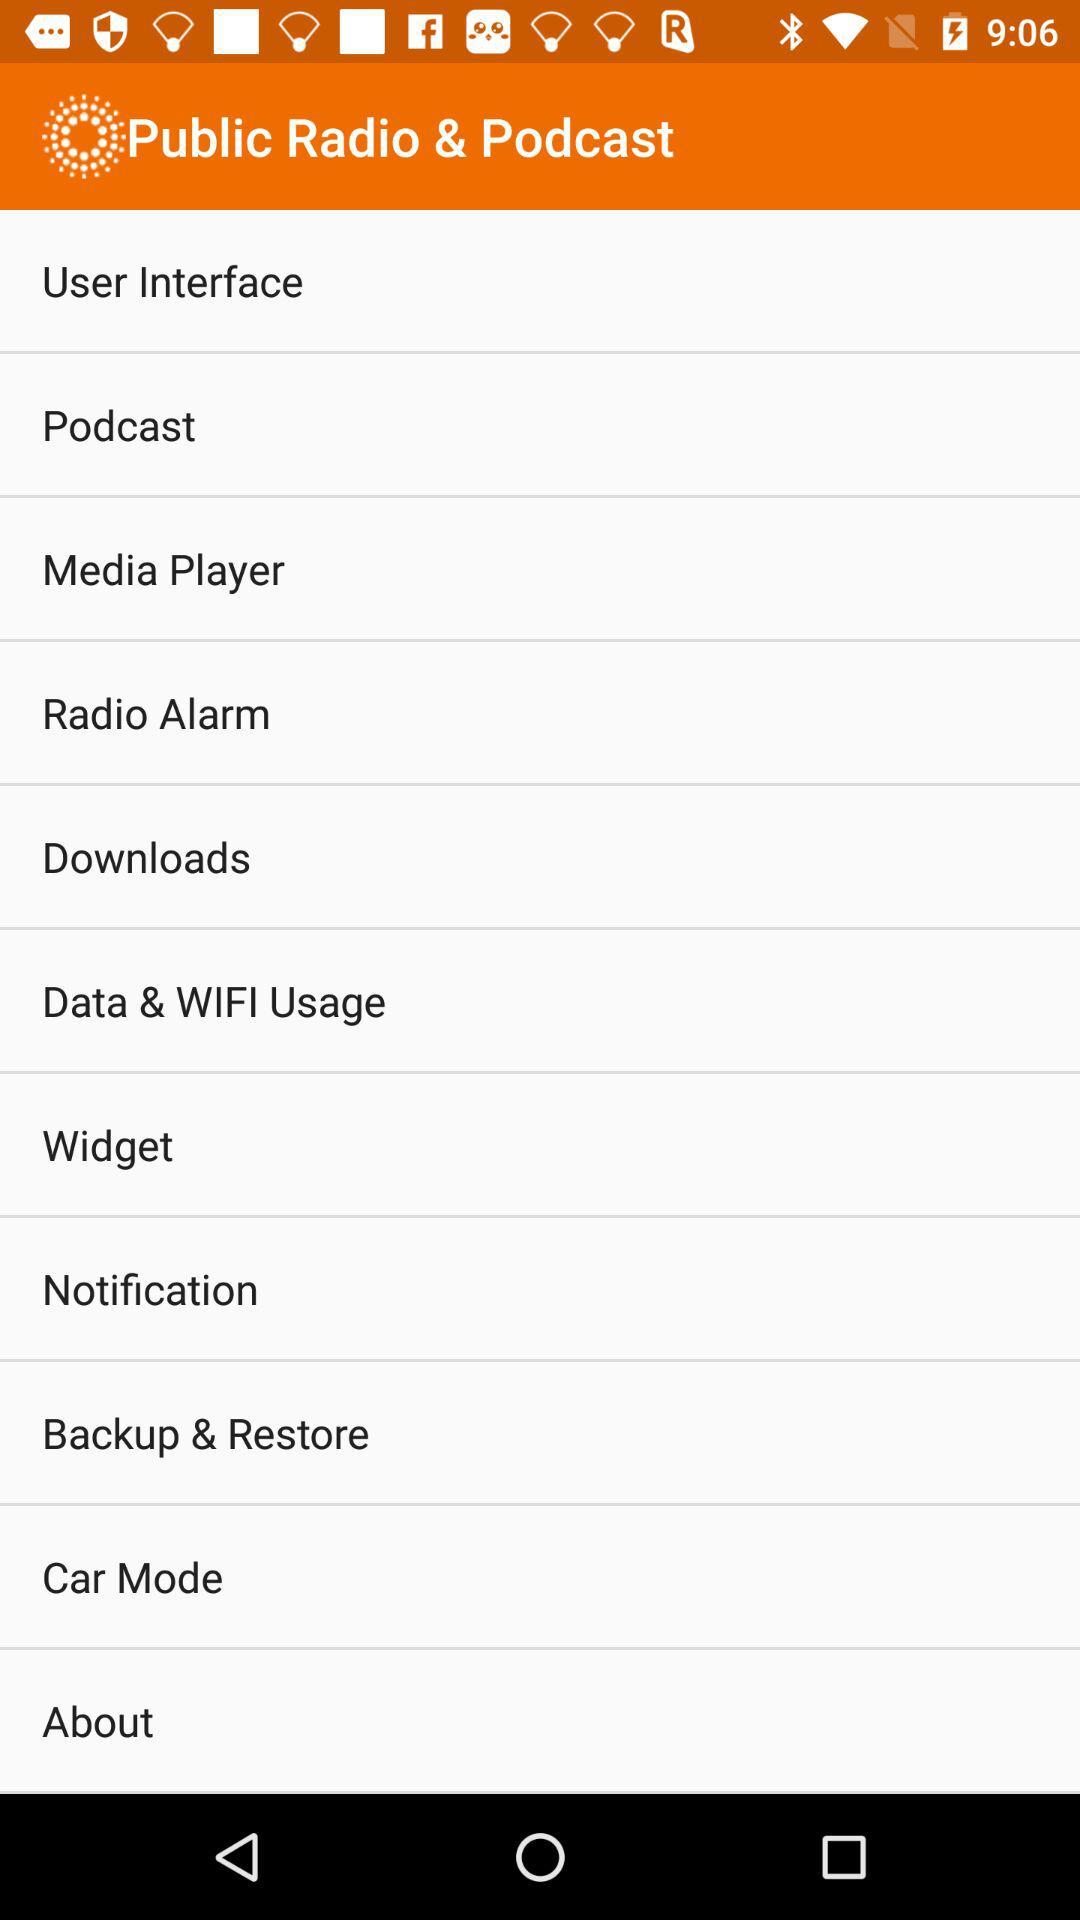 The height and width of the screenshot is (1920, 1080). What do you see at coordinates (145, 856) in the screenshot?
I see `item below the radio alarm app` at bounding box center [145, 856].